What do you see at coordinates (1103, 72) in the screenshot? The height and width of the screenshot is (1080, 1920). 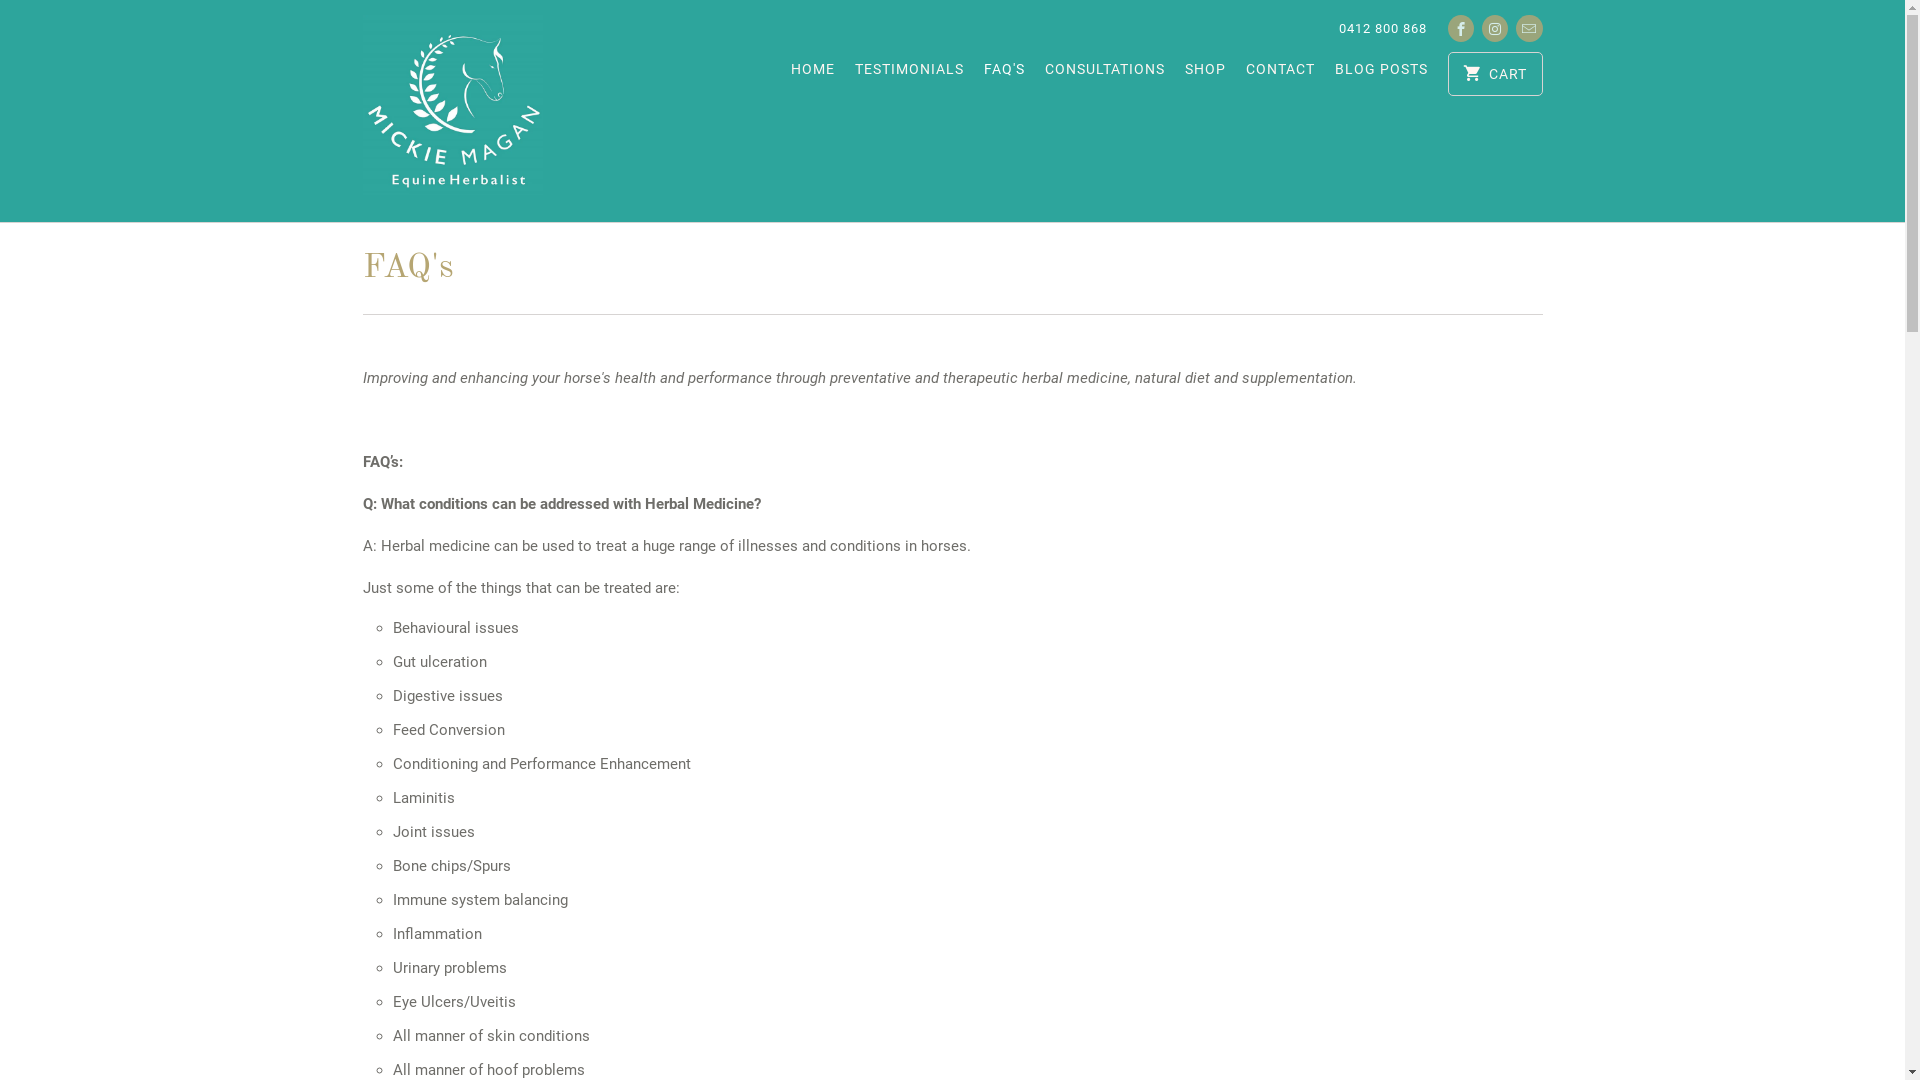 I see `'CONSULTATIONS'` at bounding box center [1103, 72].